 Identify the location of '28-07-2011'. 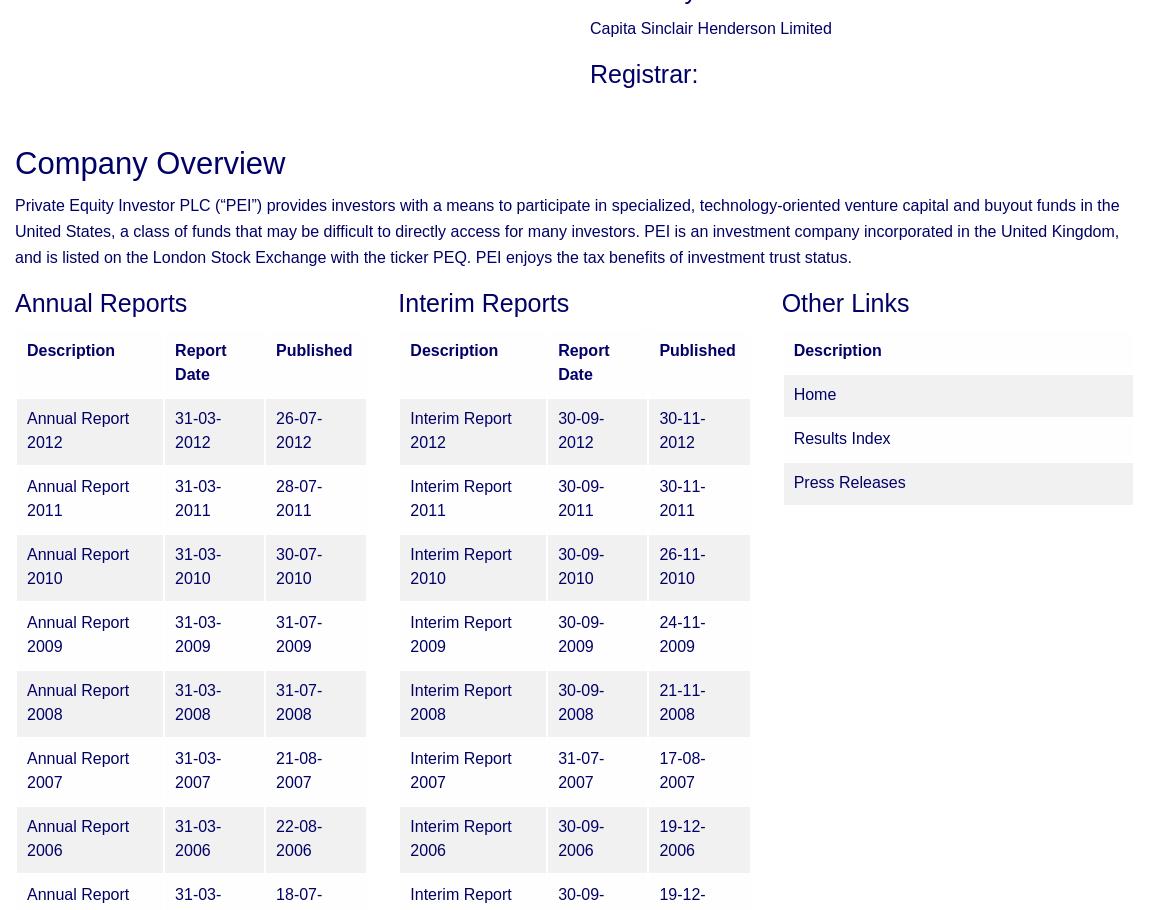
(299, 498).